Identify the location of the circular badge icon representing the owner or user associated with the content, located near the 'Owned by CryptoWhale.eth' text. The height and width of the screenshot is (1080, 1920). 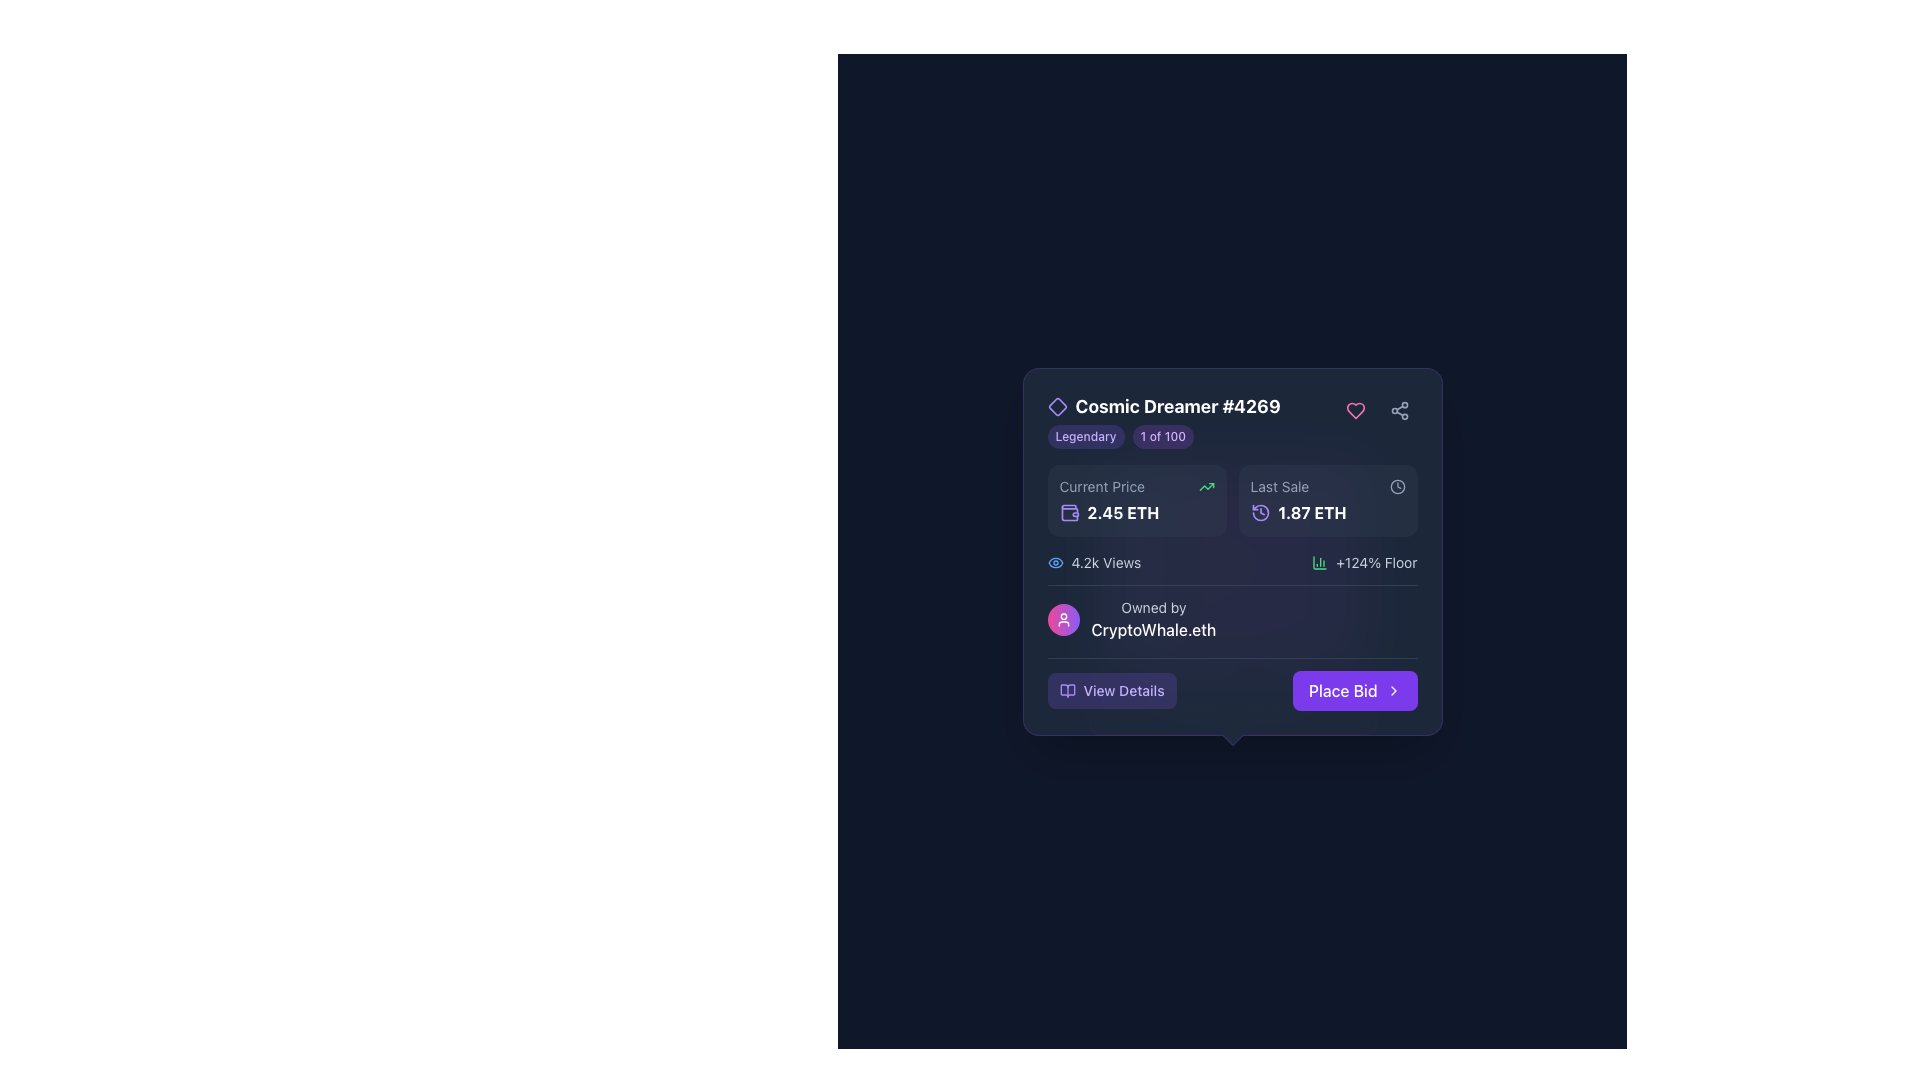
(1062, 619).